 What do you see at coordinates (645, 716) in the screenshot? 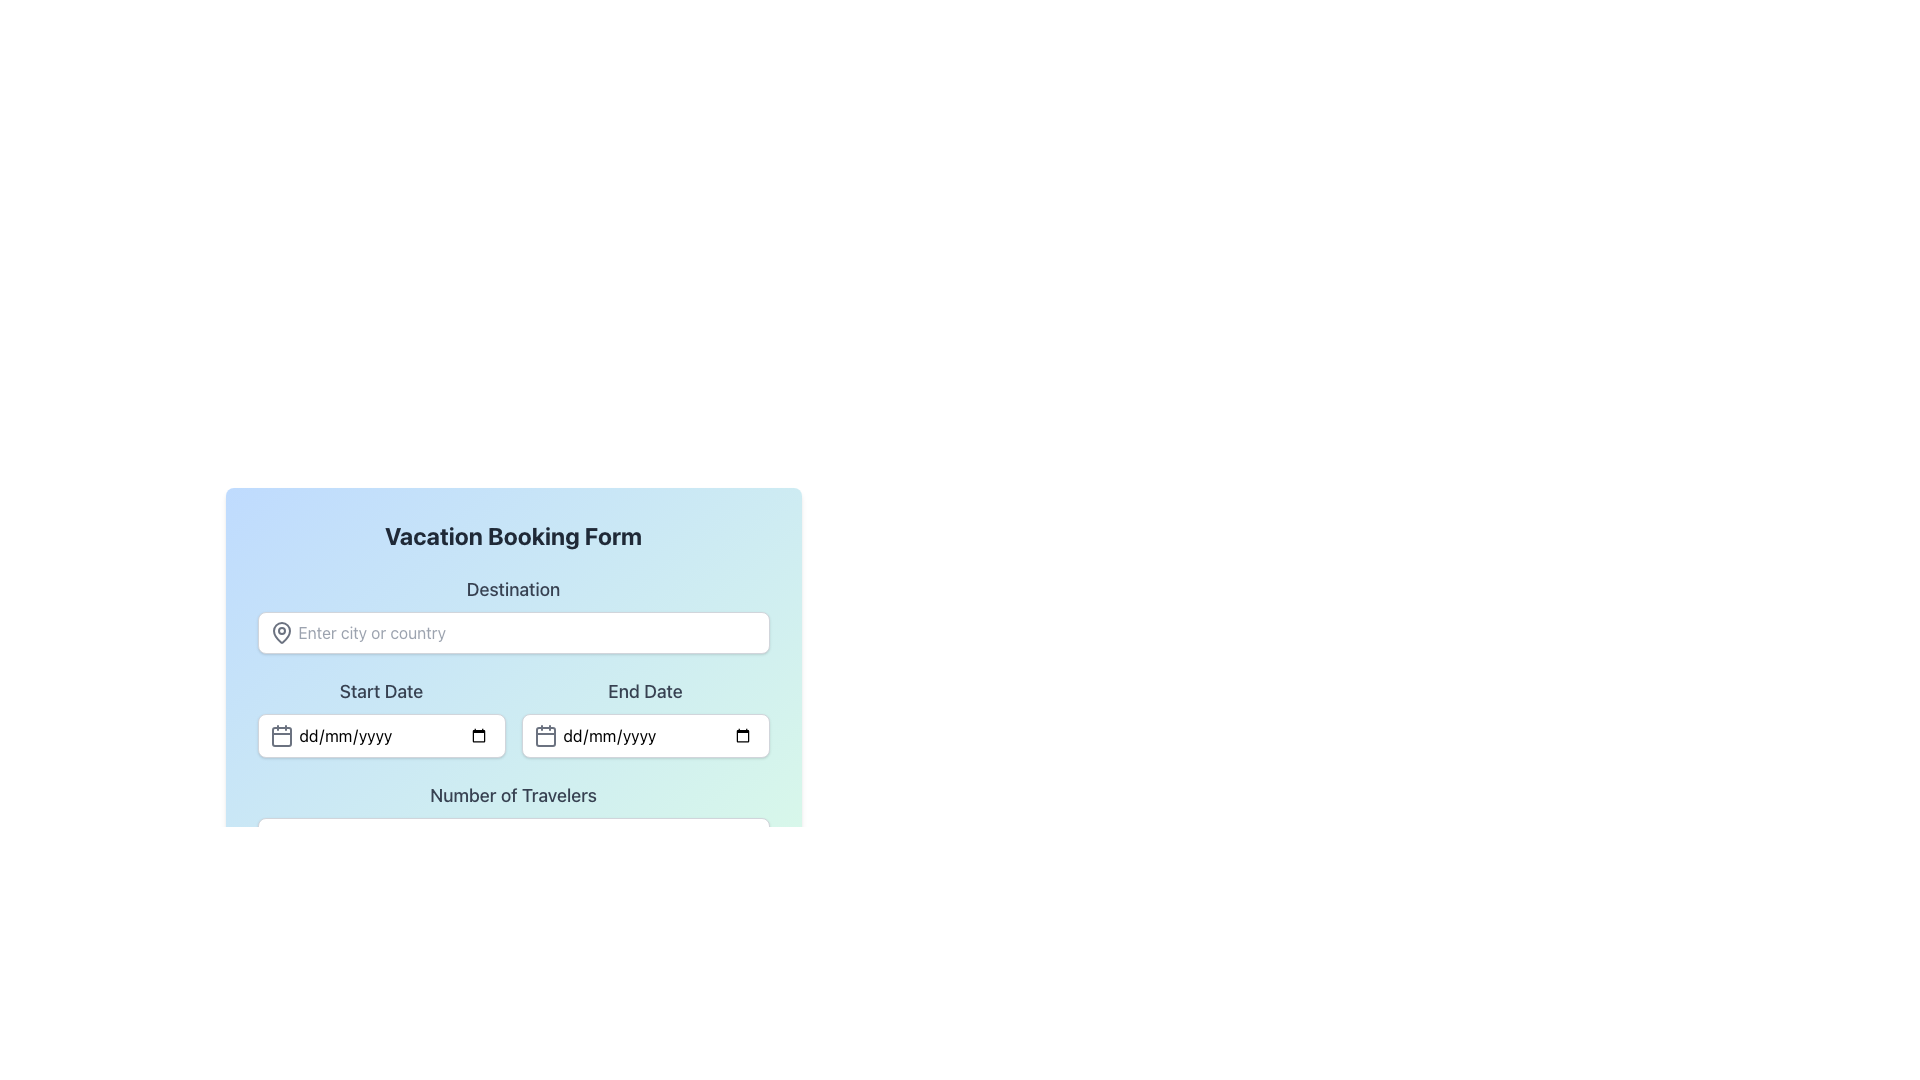
I see `the Date Picker Input Field to focus on it, which is located in the second column of a two-column grid layout, directly below the 'Destination' field, and to the right of the 'Start Date' field` at bounding box center [645, 716].